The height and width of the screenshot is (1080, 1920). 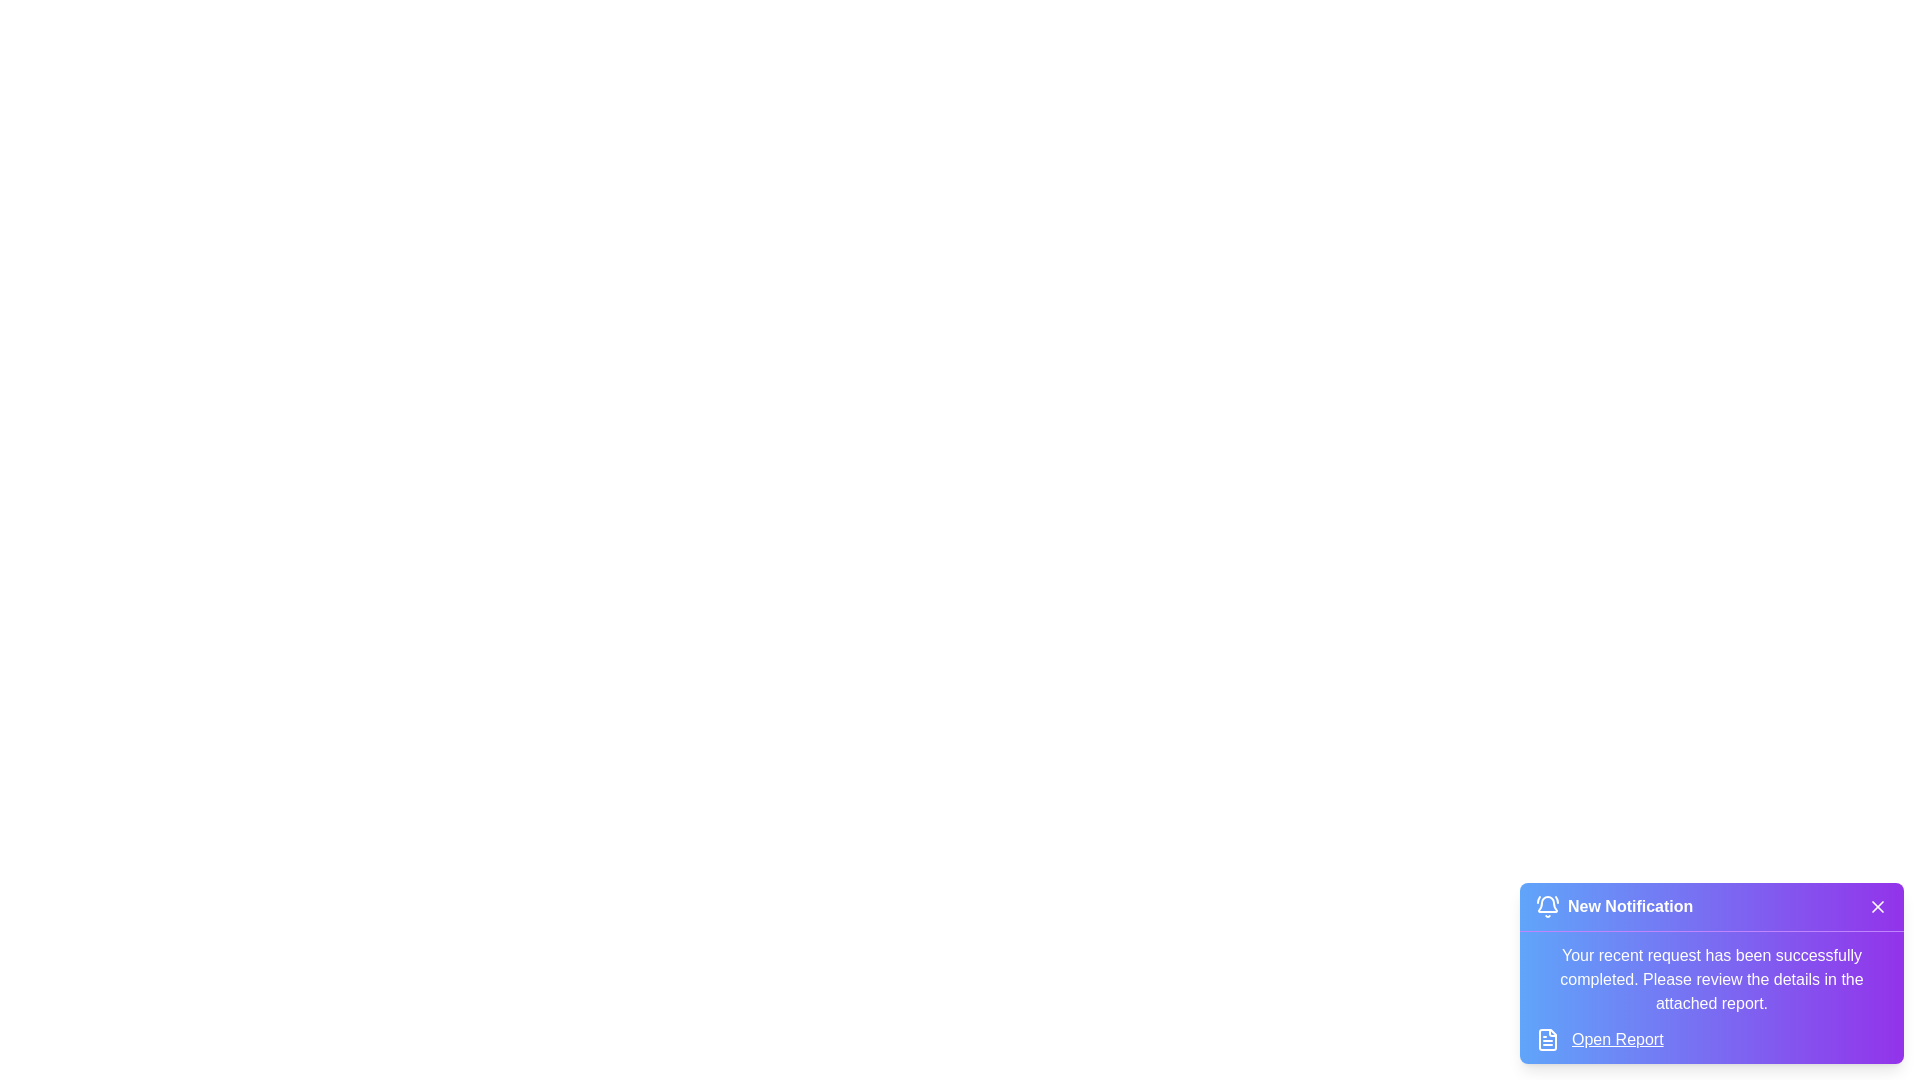 I want to click on the close button located at the top-right corner of the purple-gradient notification box, so click(x=1876, y=906).